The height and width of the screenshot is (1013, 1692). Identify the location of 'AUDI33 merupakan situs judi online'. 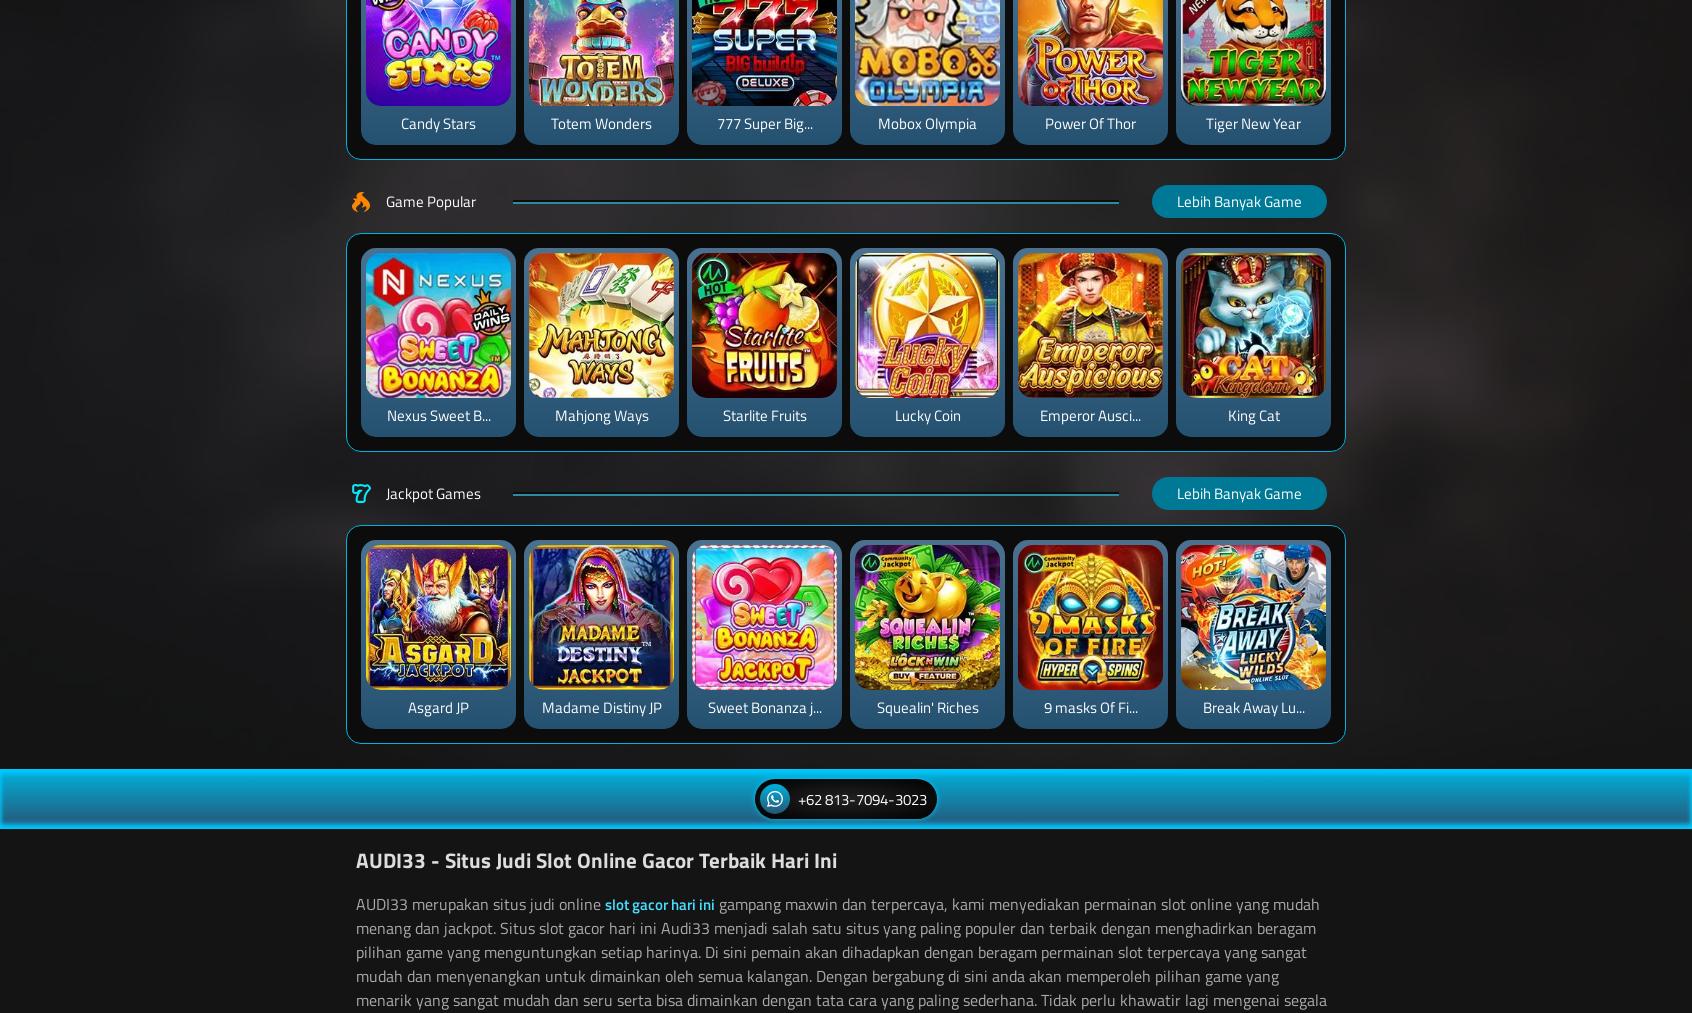
(479, 901).